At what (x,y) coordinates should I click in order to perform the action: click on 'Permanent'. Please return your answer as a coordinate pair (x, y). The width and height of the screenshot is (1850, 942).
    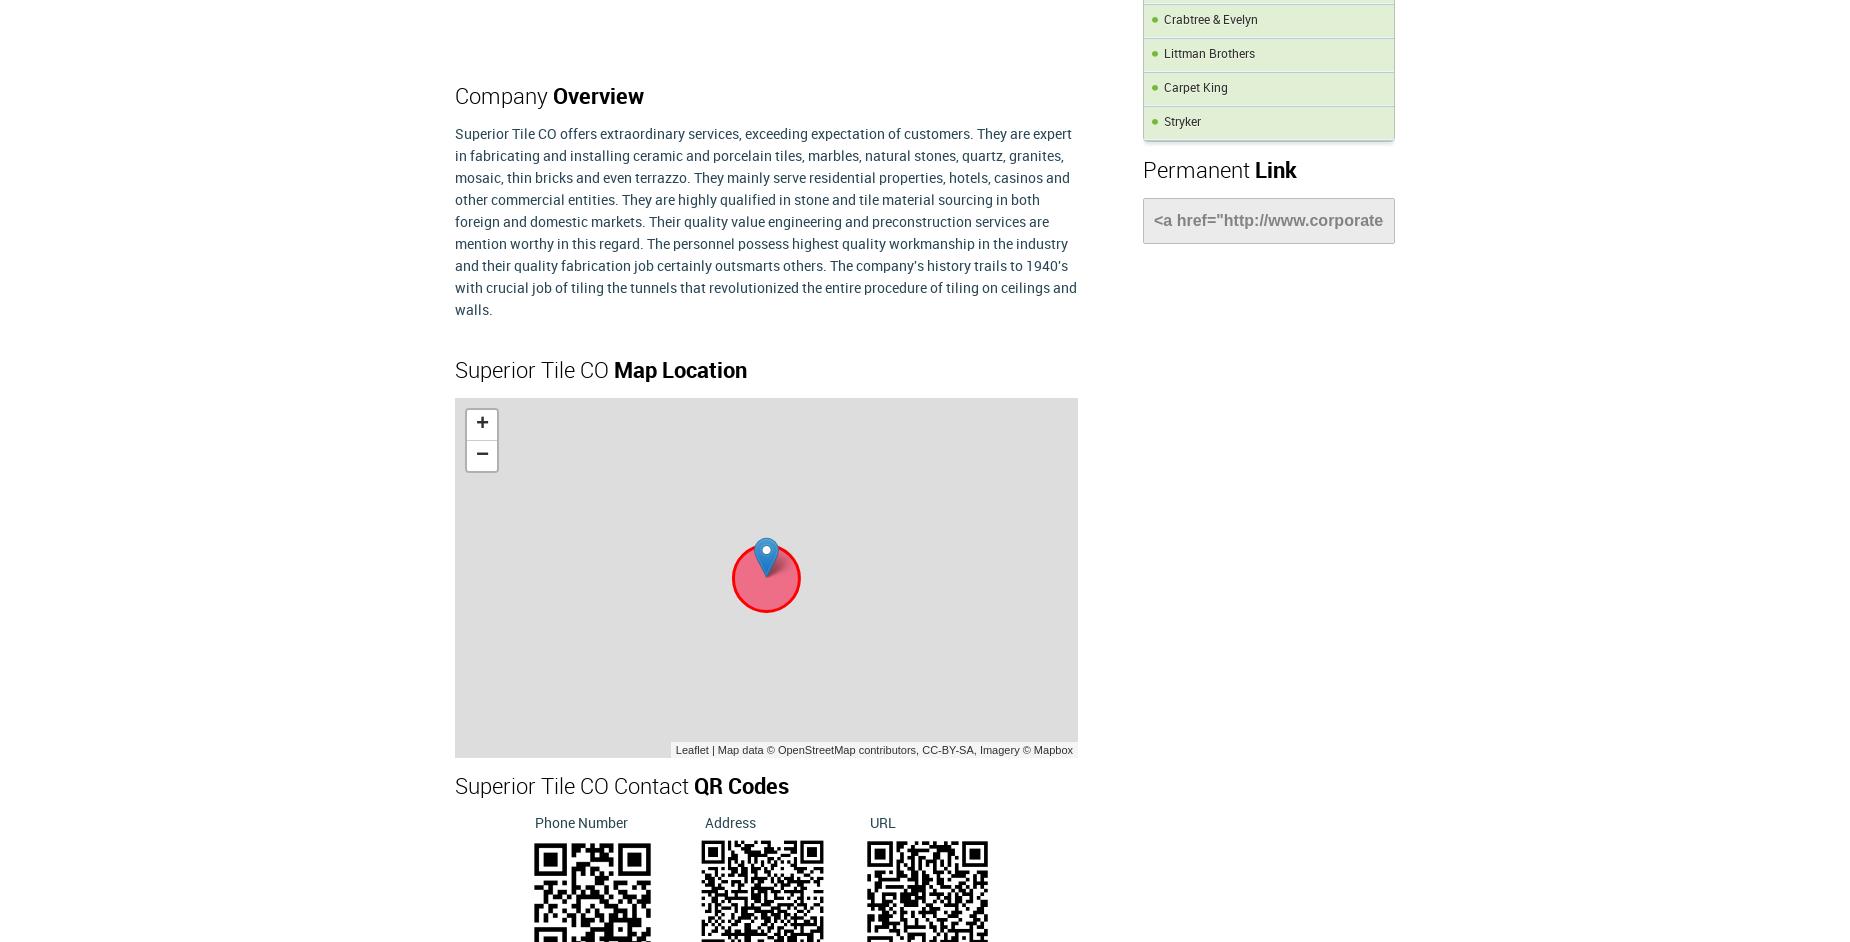
    Looking at the image, I should click on (1197, 170).